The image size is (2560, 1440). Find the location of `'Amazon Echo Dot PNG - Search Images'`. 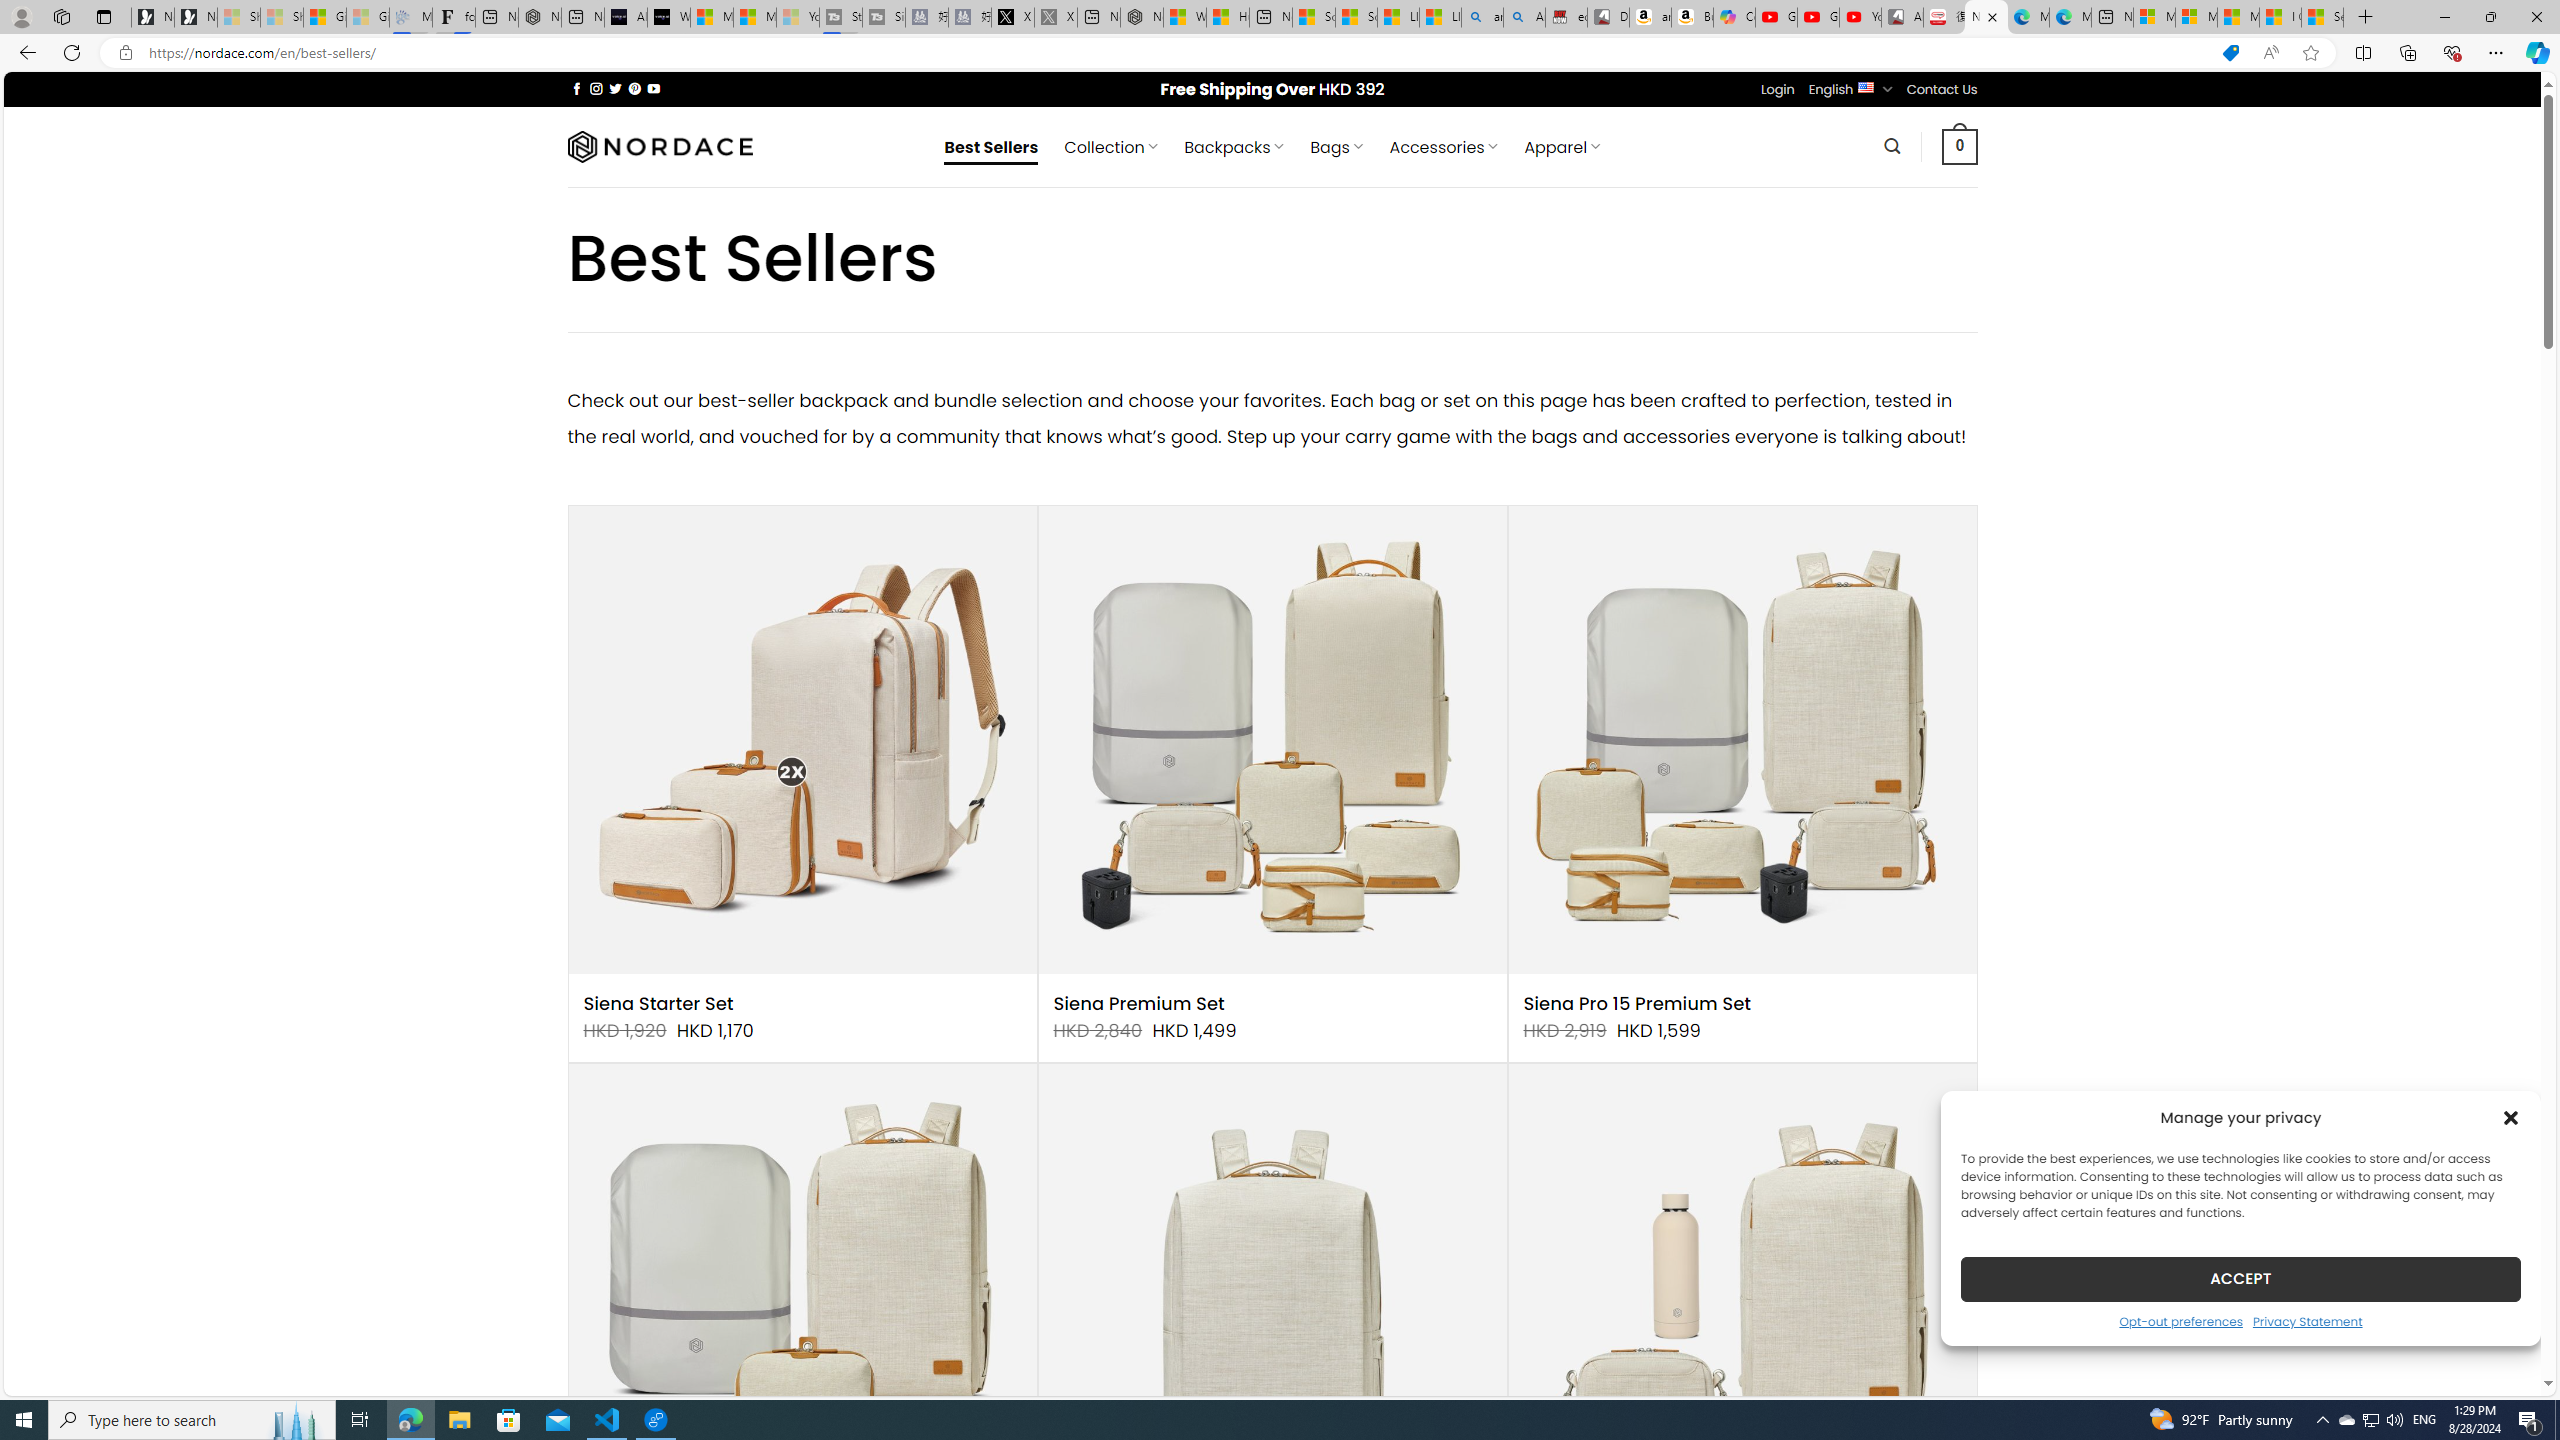

'Amazon Echo Dot PNG - Search Images' is located at coordinates (1524, 16).